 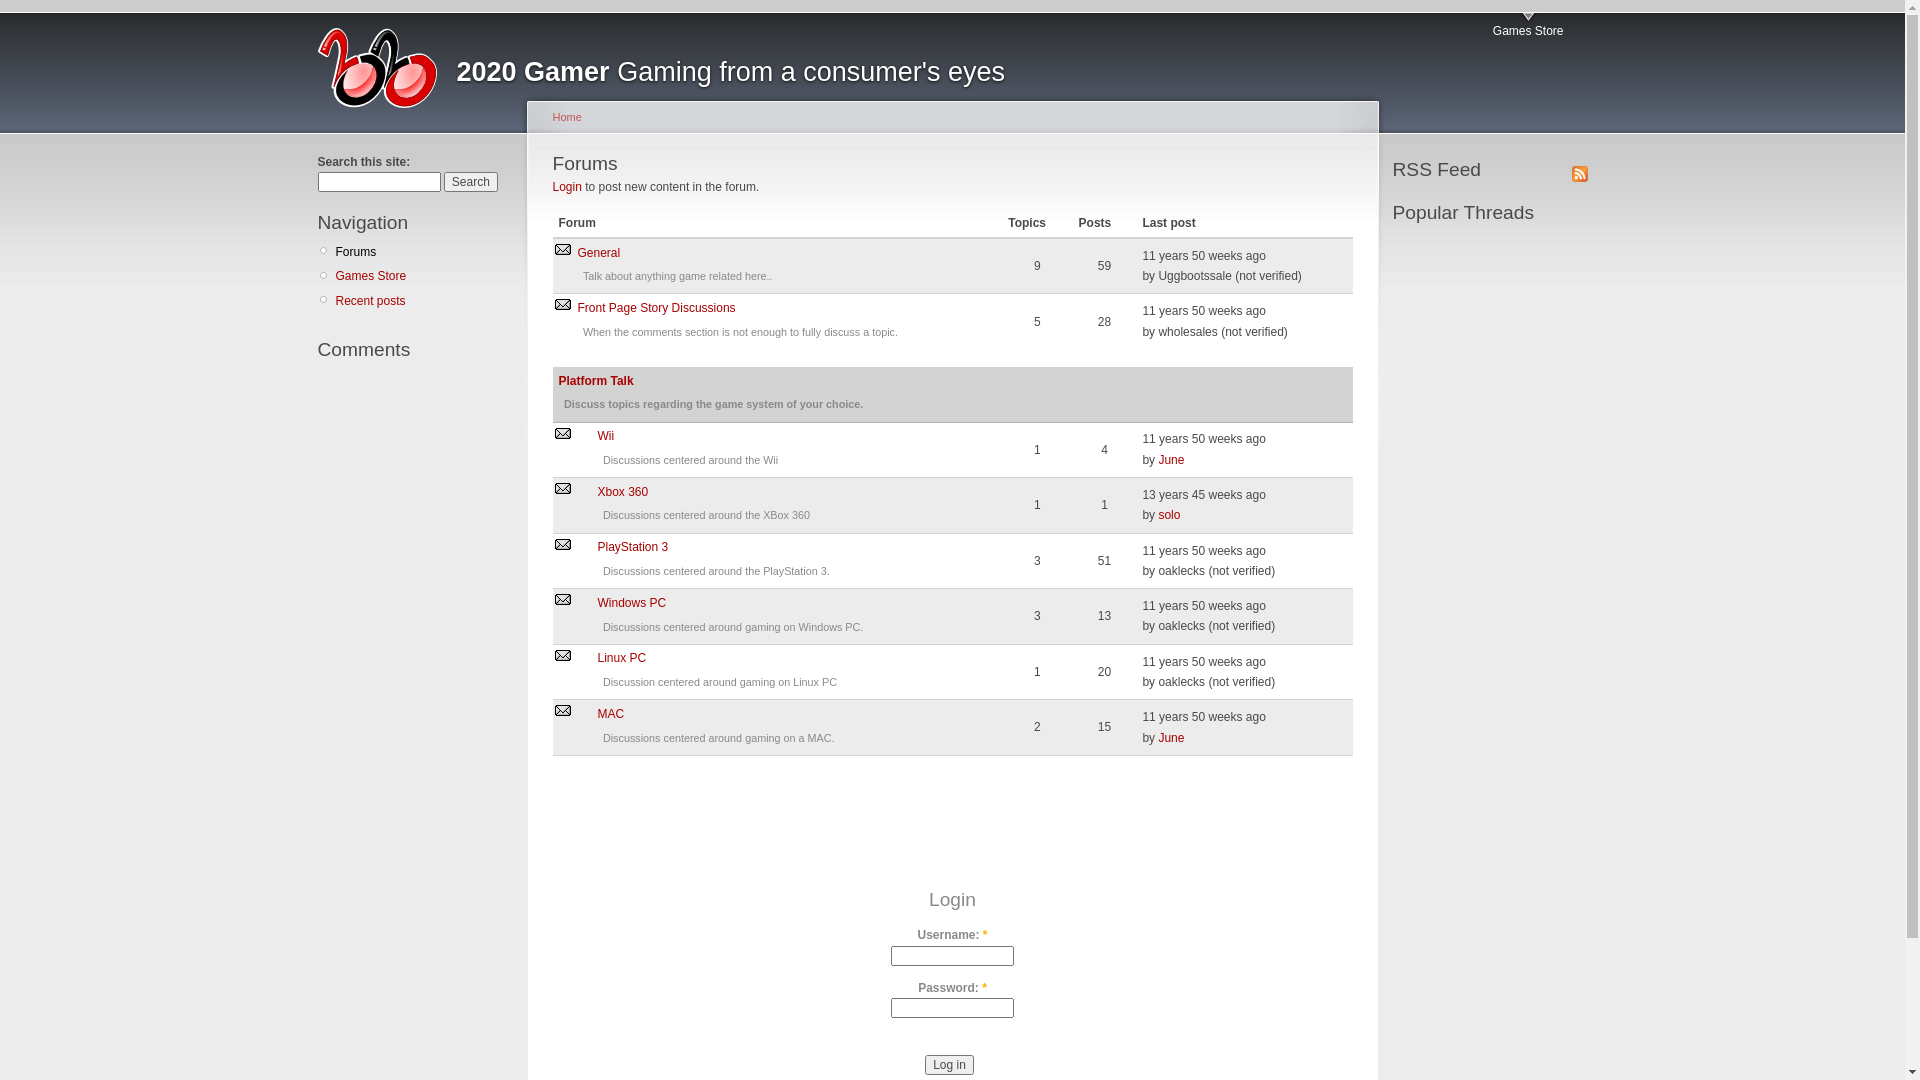 What do you see at coordinates (1578, 171) in the screenshot?
I see `'Syndicate'` at bounding box center [1578, 171].